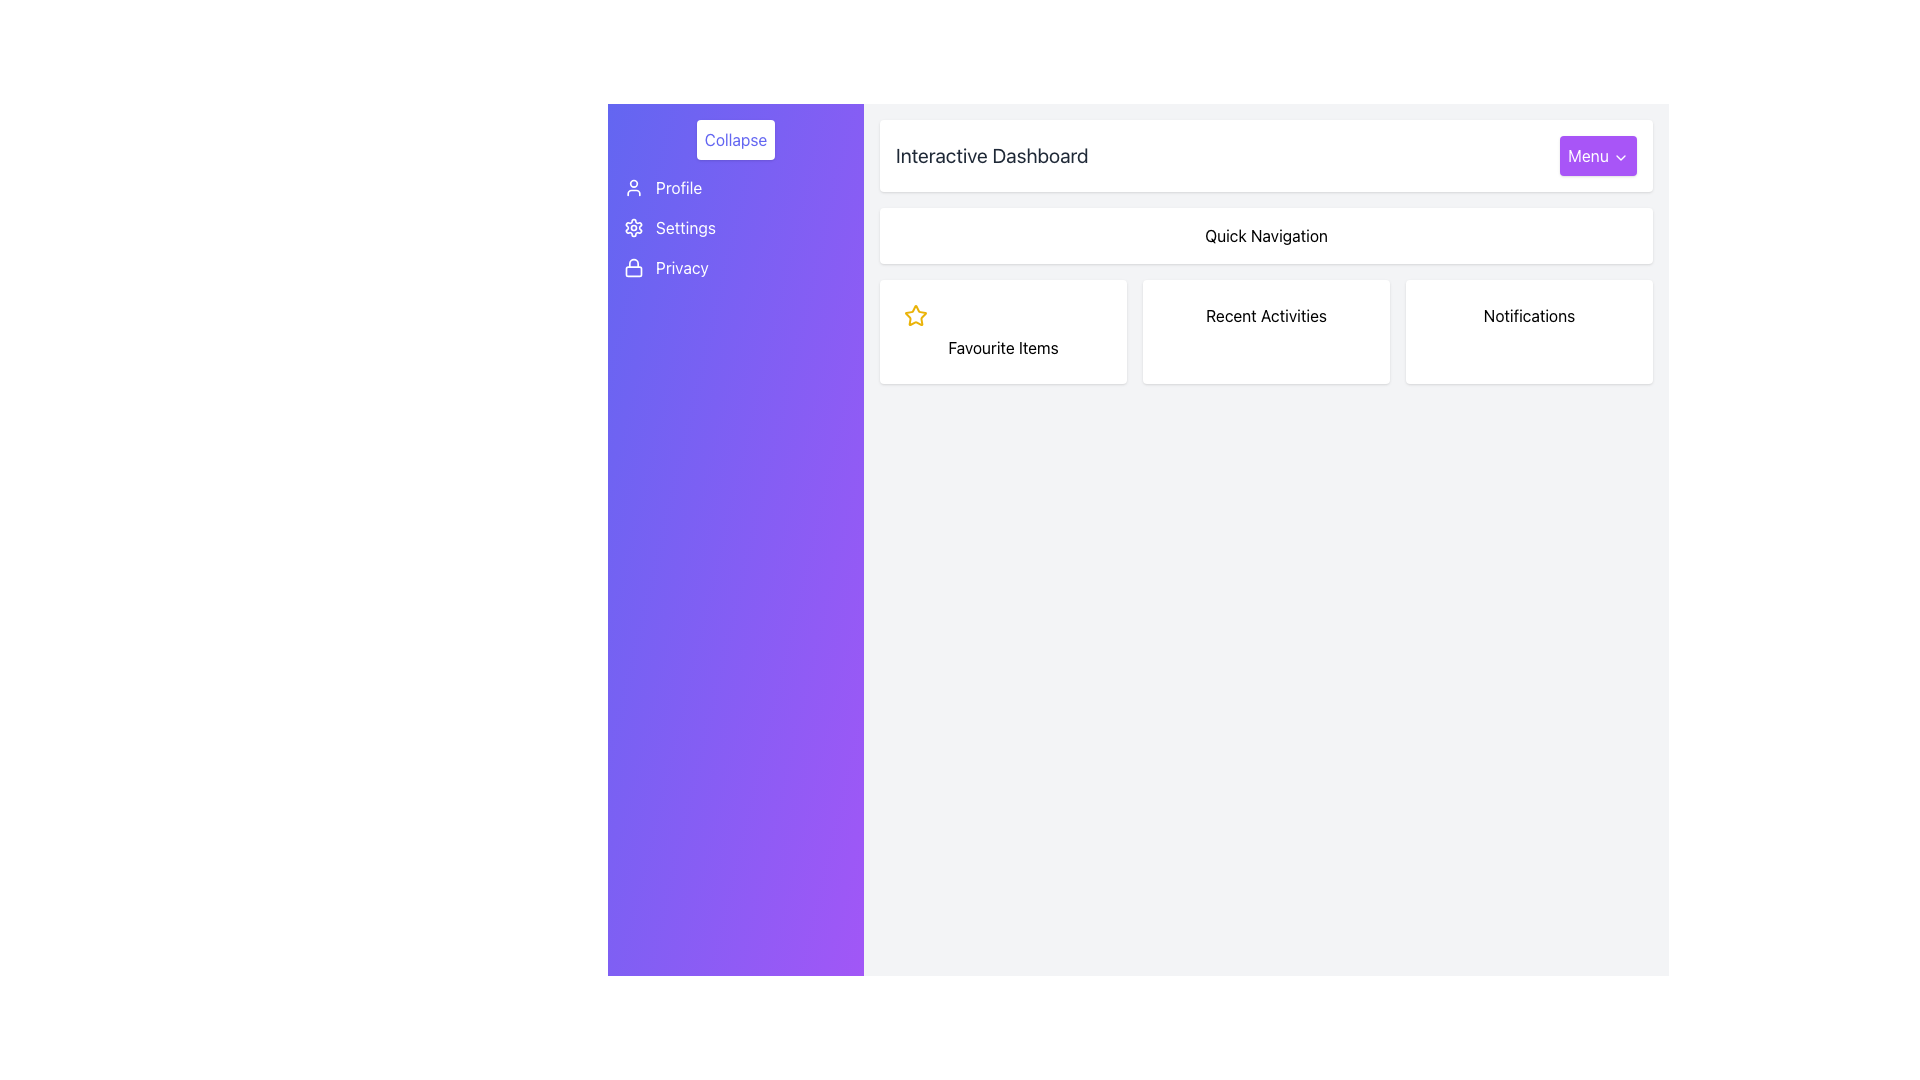 This screenshot has width=1920, height=1080. I want to click on the lock-shaped icon with a purple stroke located in the left sidebar before the 'Privacy' text, so click(632, 266).